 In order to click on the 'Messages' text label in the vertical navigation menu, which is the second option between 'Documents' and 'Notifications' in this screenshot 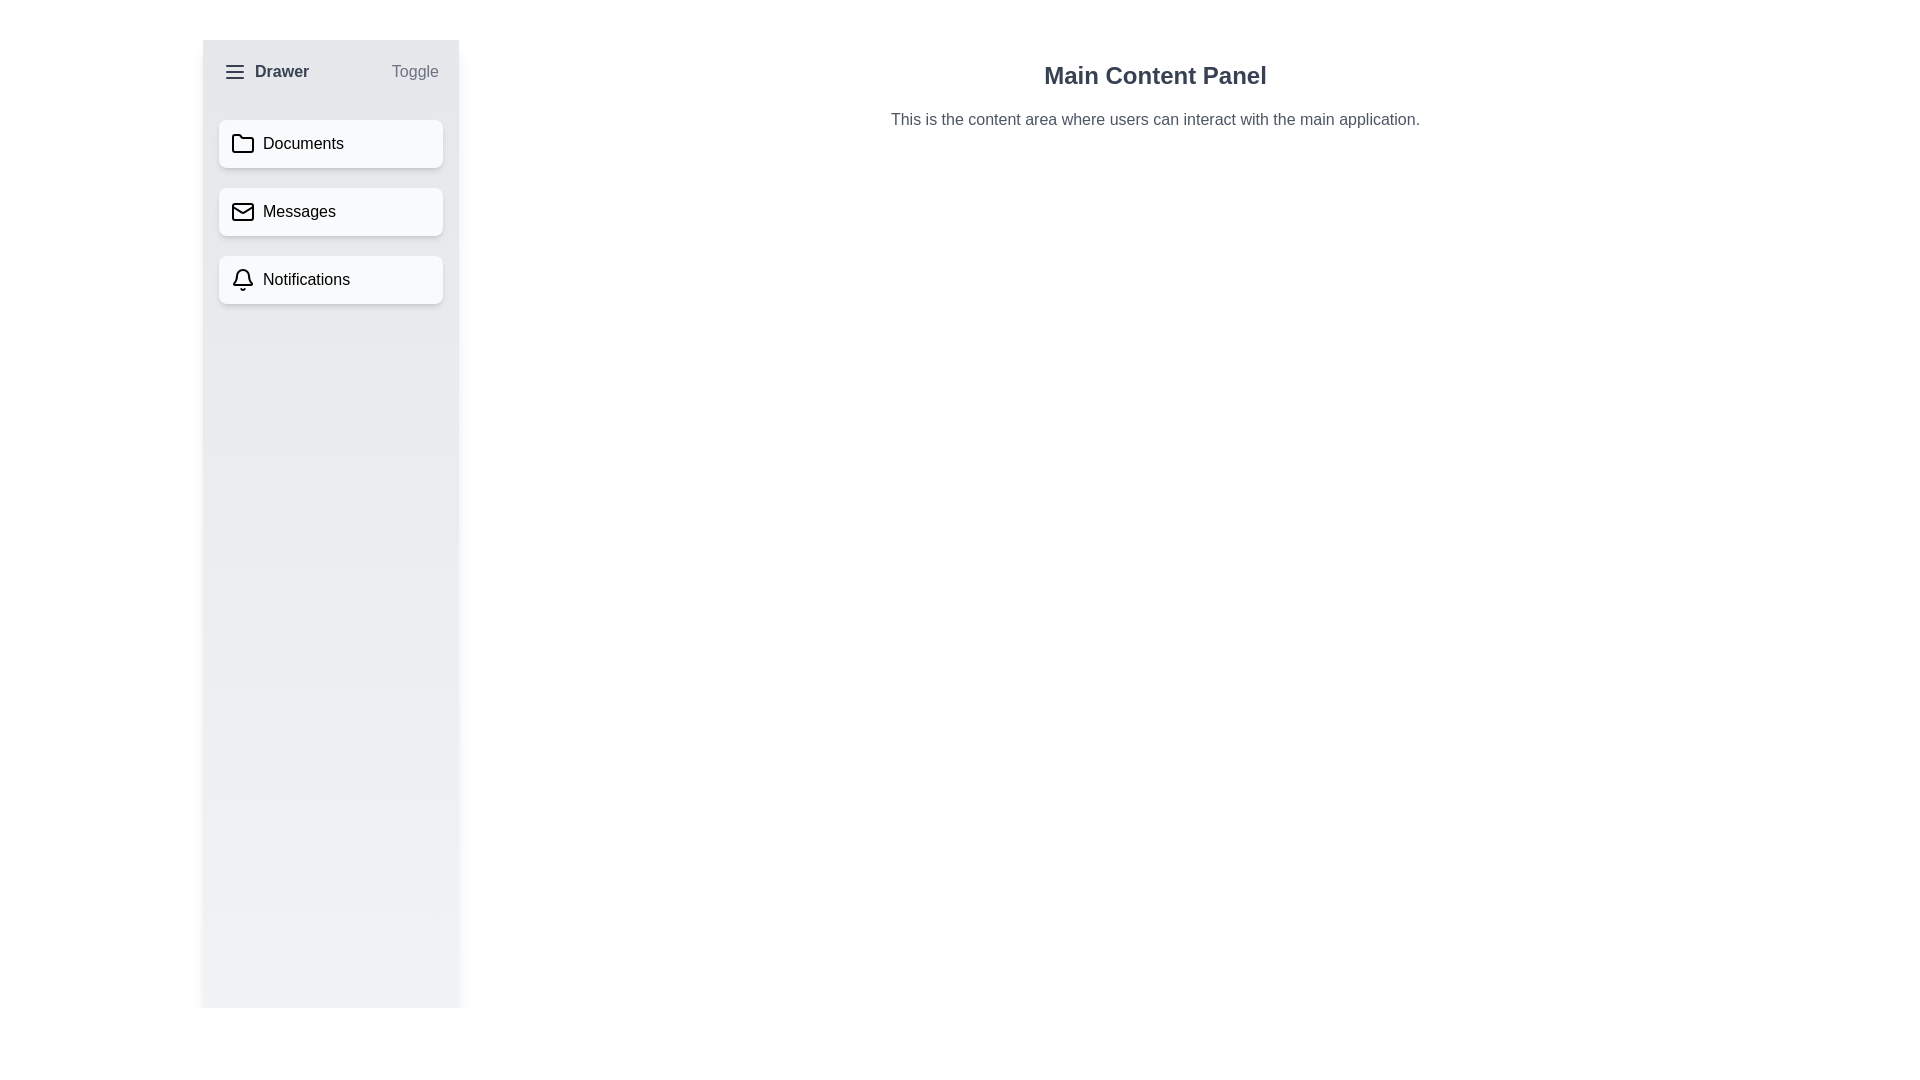, I will do `click(298, 212)`.